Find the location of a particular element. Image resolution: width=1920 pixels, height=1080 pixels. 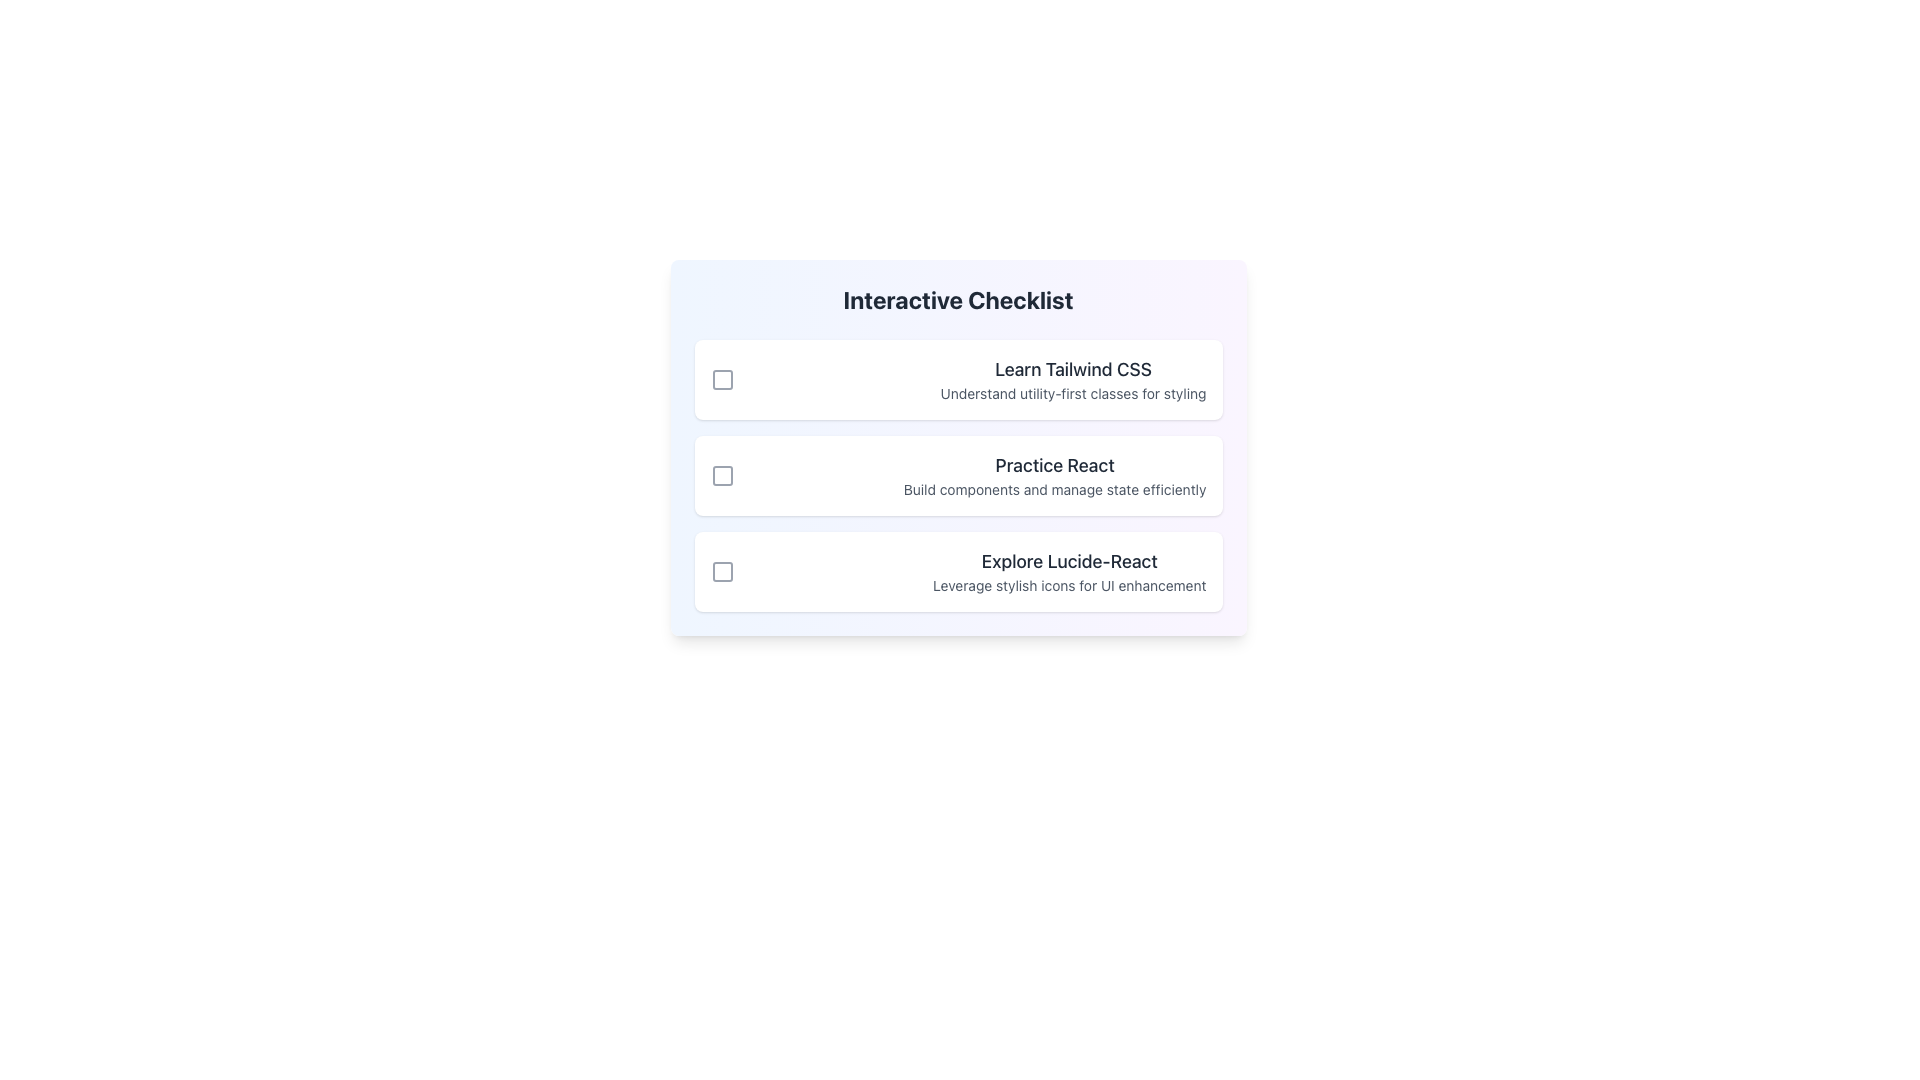

the informational Text block with the heading 'Learn Tailwind CSS' located to the right of a checkbox within the first white, shadowed card in the 'Interactive Checklist' section is located at coordinates (1072, 380).